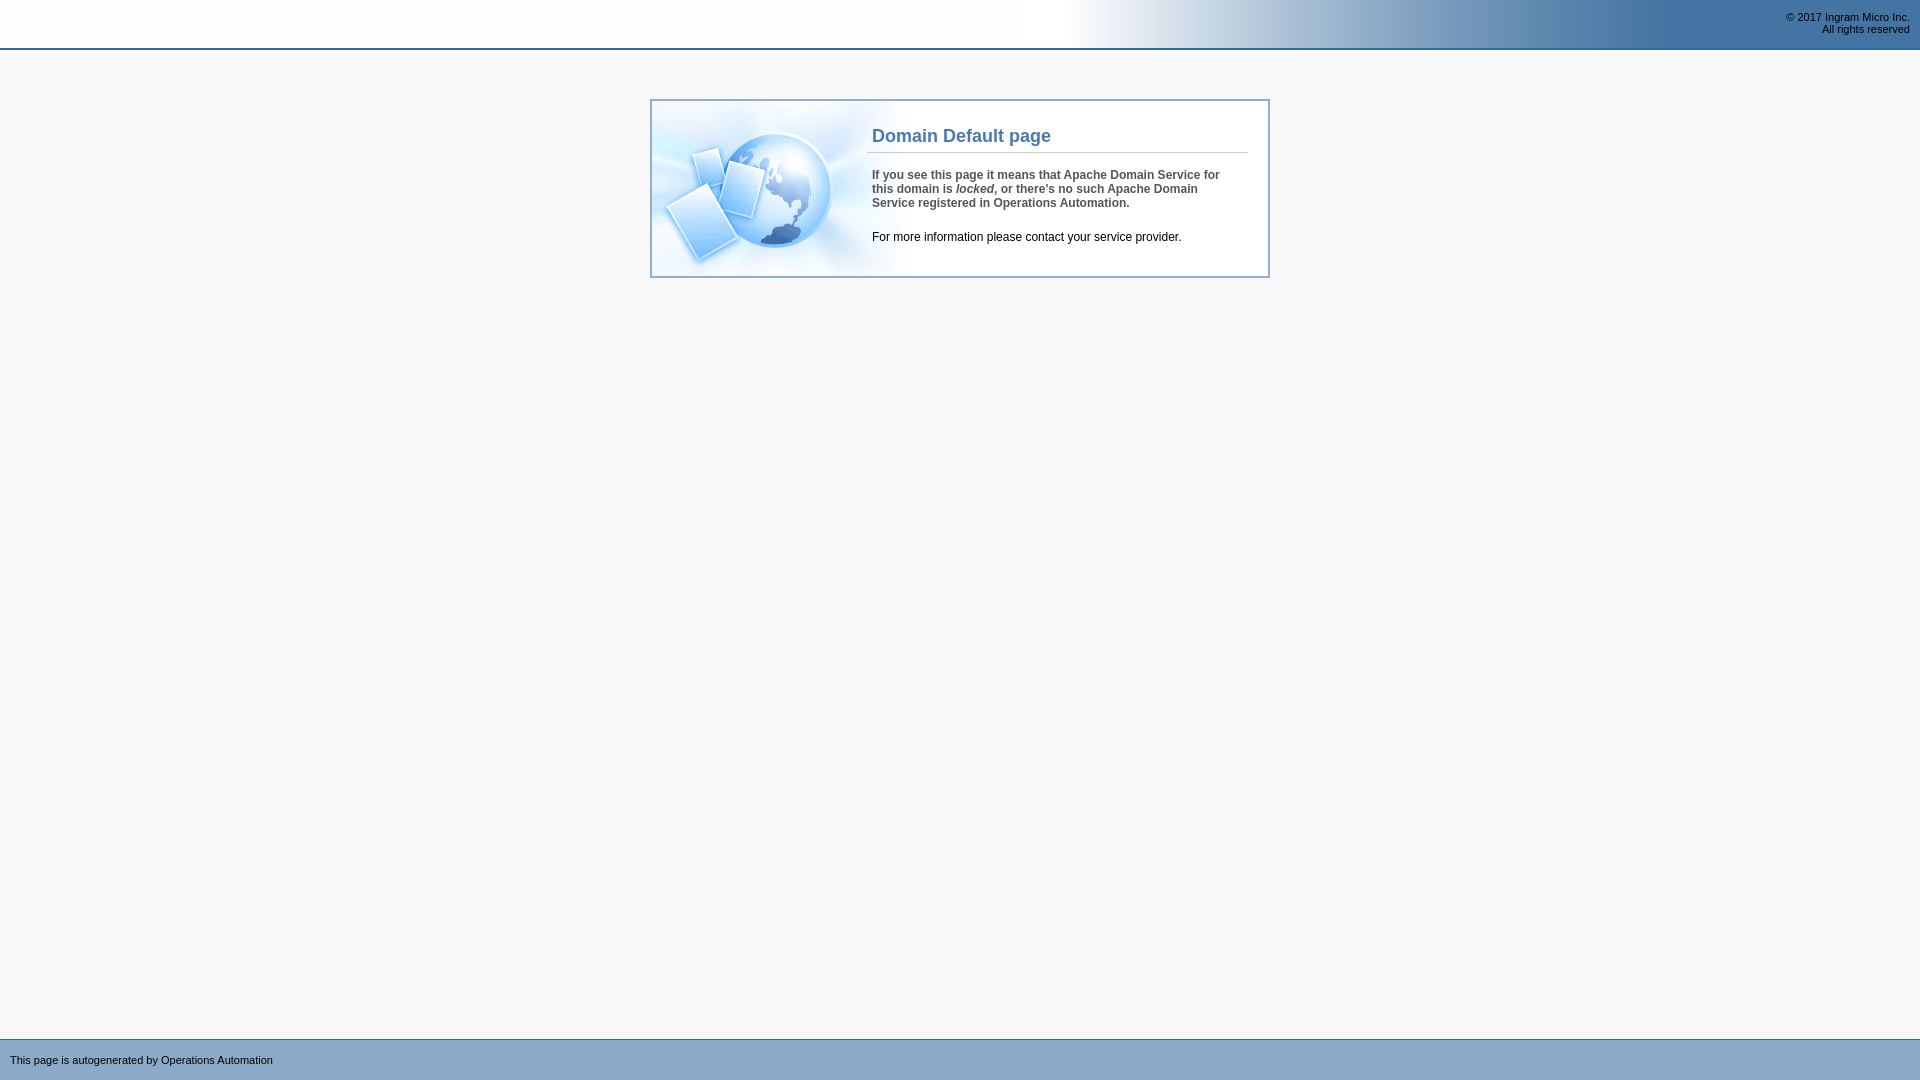 This screenshot has height=1080, width=1920. What do you see at coordinates (52, 24) in the screenshot?
I see `'Operations Automation'` at bounding box center [52, 24].